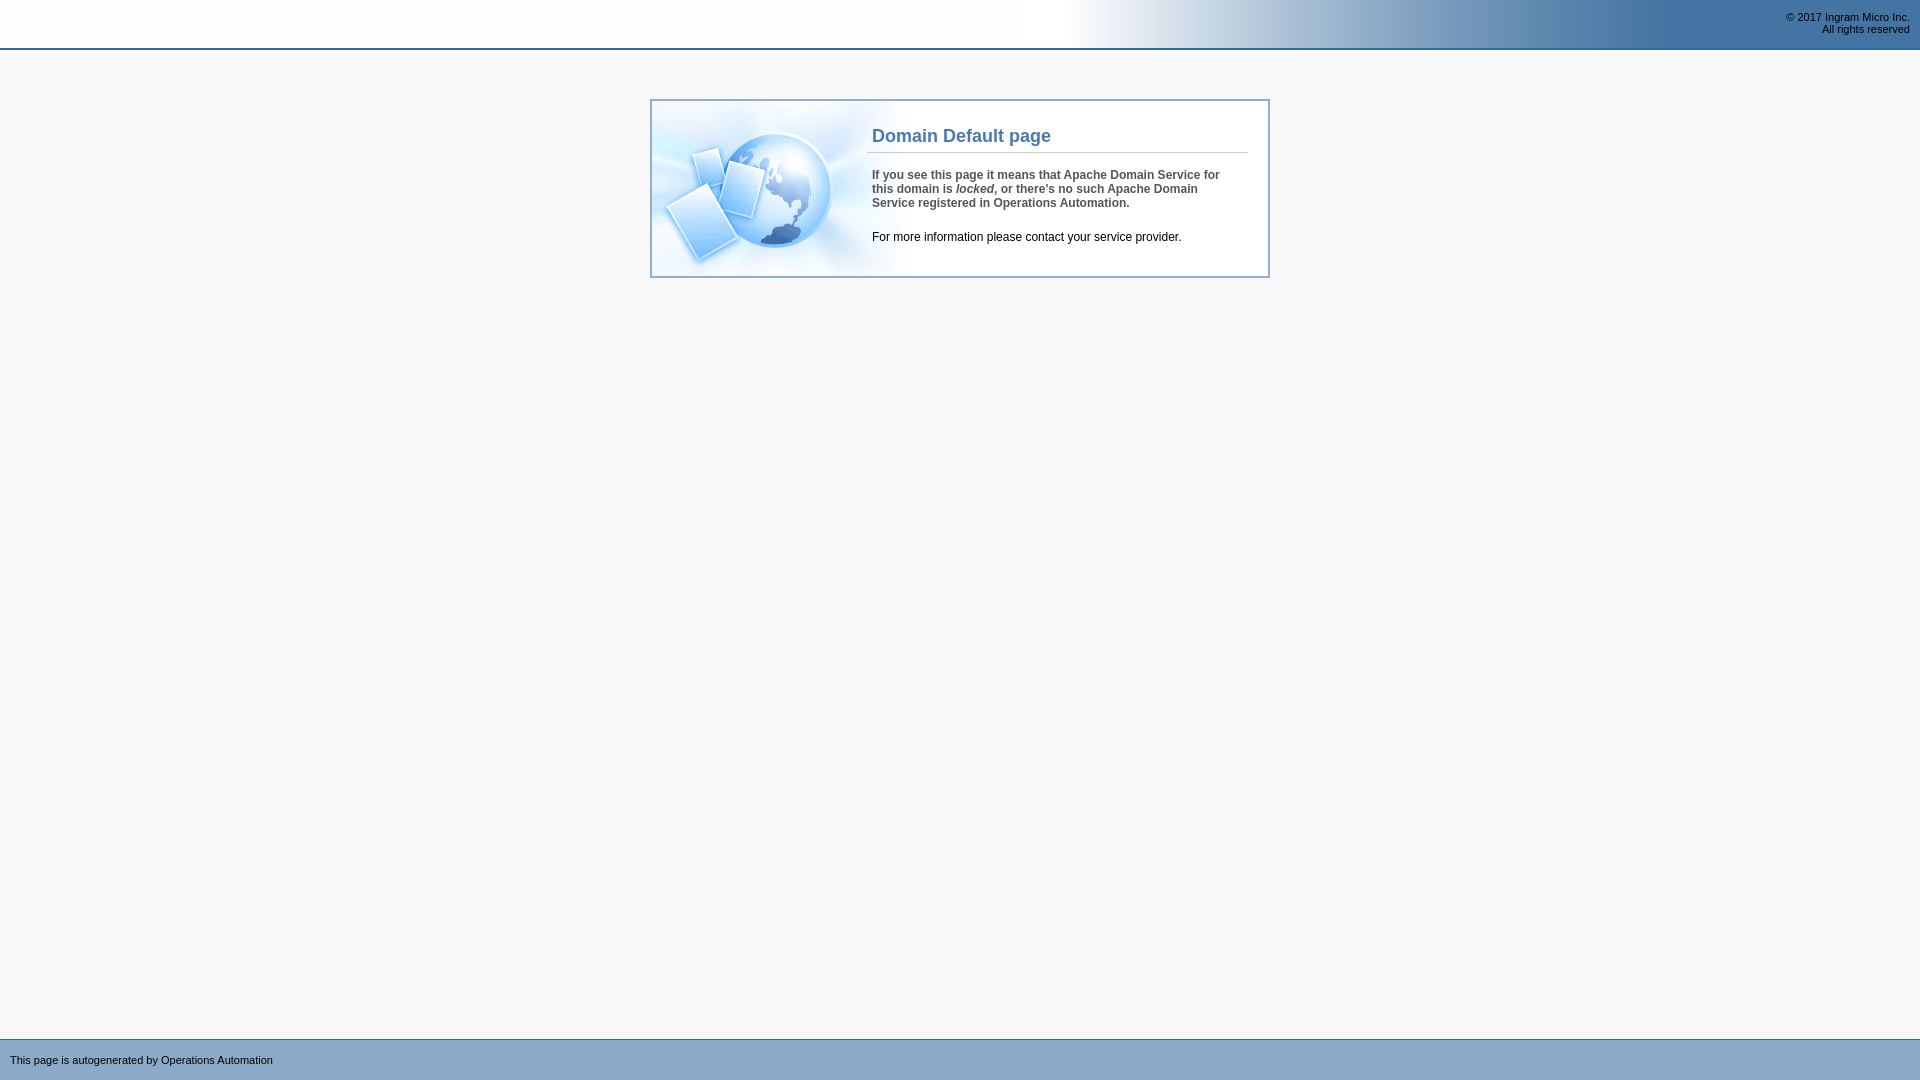 This screenshot has height=1080, width=1920. What do you see at coordinates (52, 24) in the screenshot?
I see `'Operations Automation'` at bounding box center [52, 24].